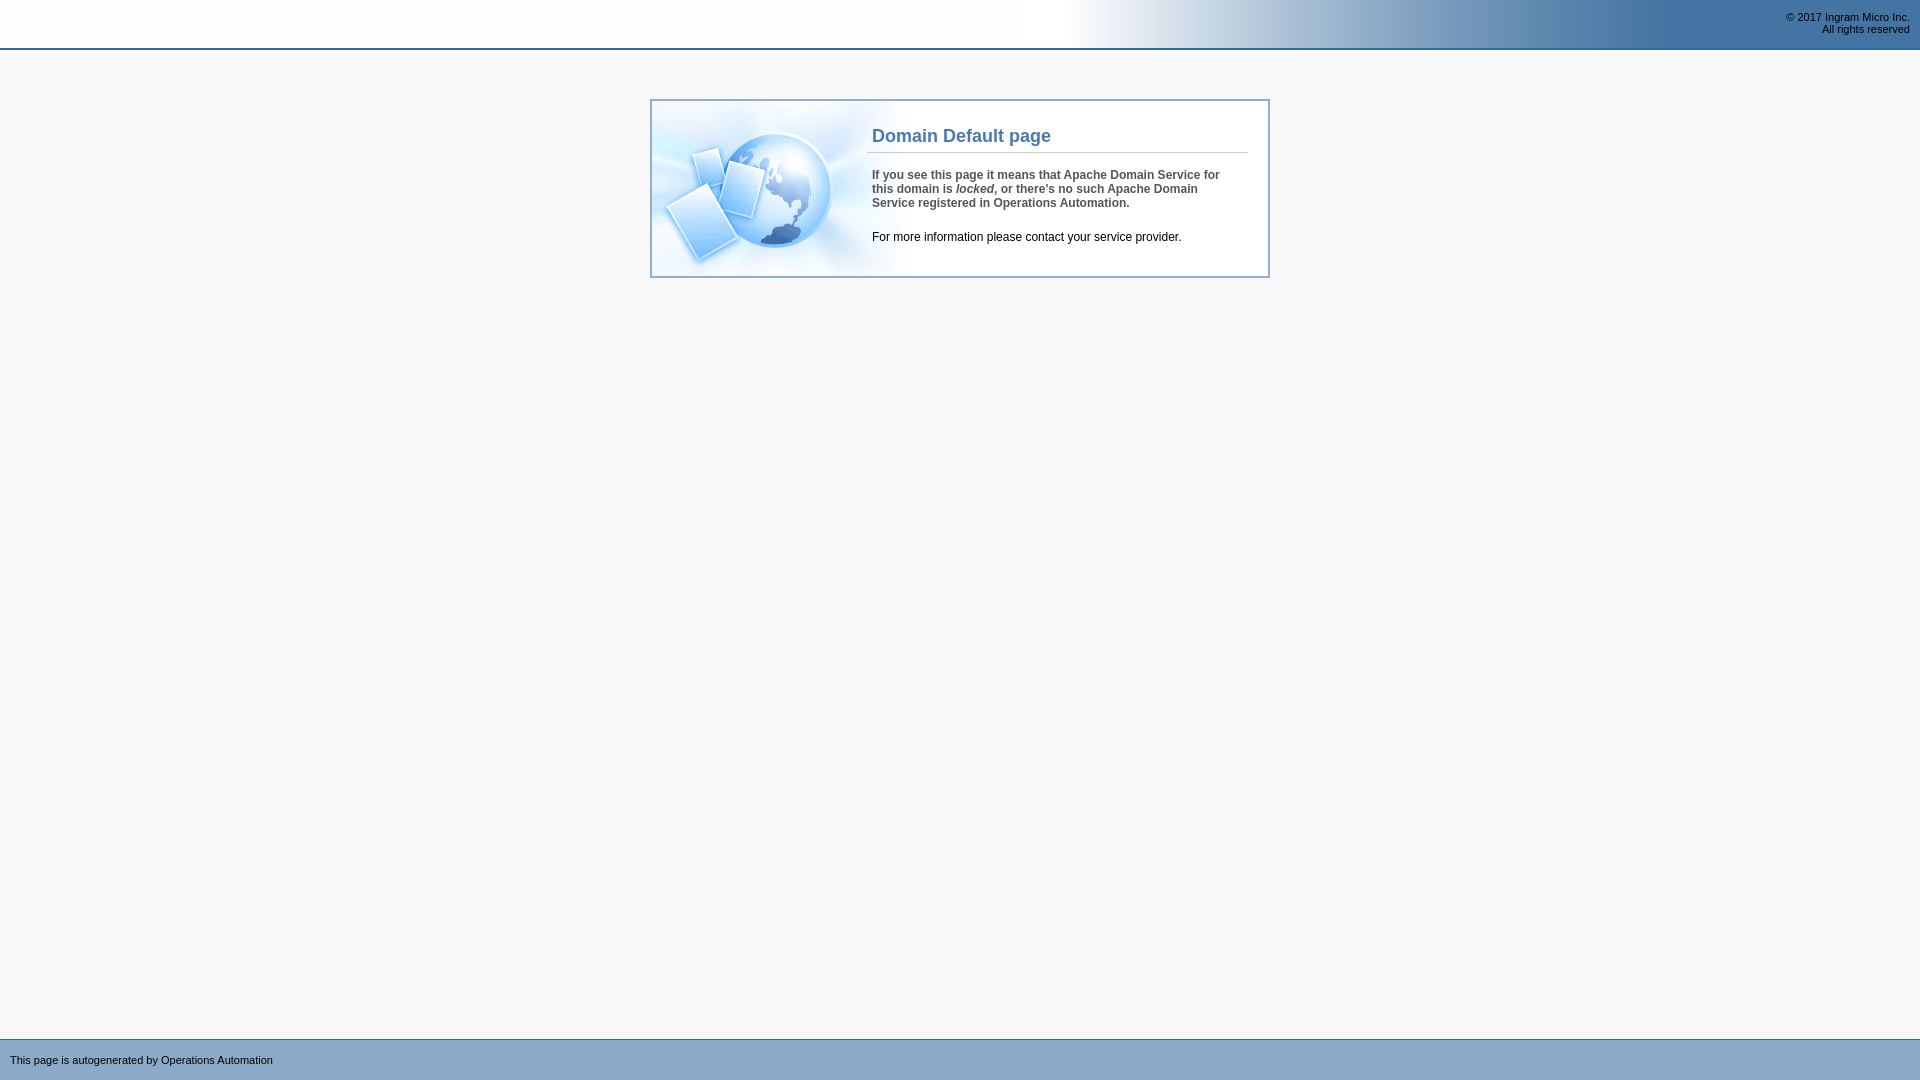 This screenshot has height=1080, width=1920. What do you see at coordinates (52, 24) in the screenshot?
I see `'Operations Automation'` at bounding box center [52, 24].